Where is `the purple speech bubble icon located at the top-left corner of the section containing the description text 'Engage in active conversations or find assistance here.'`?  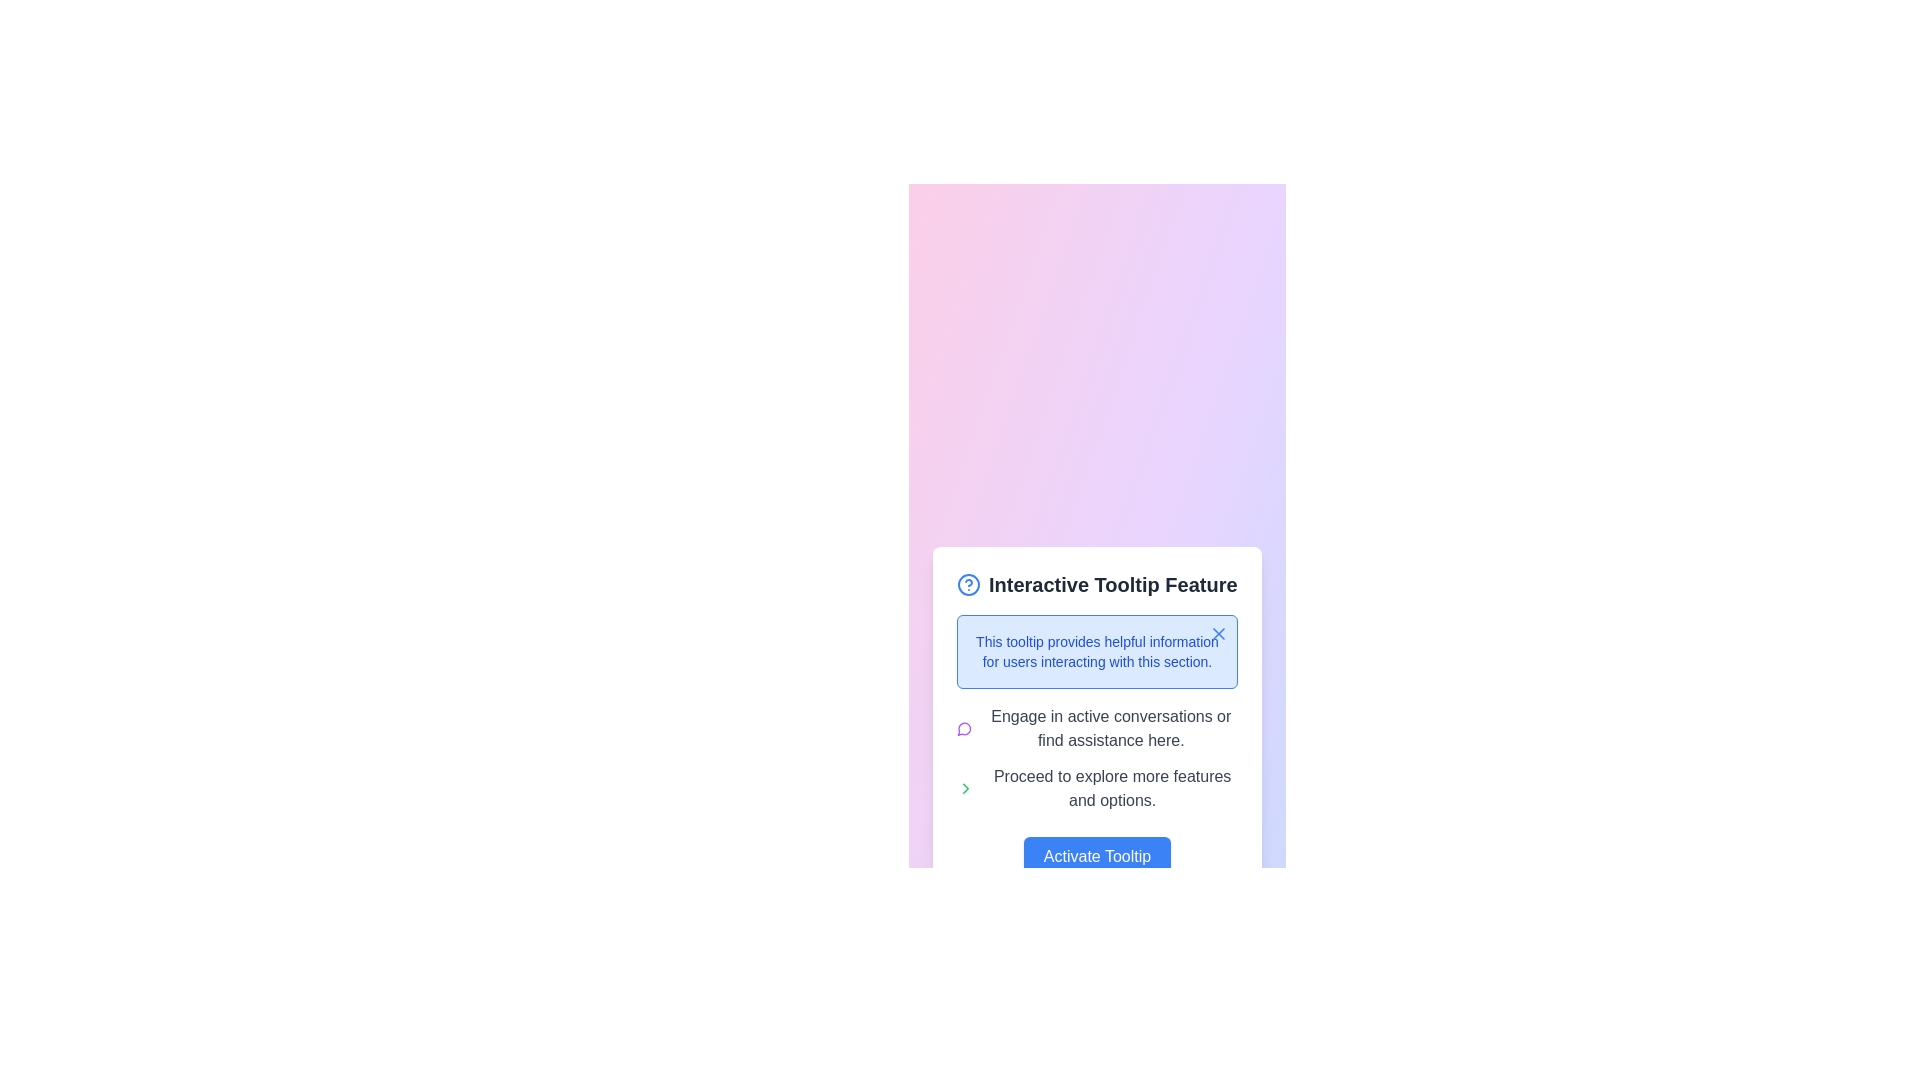
the purple speech bubble icon located at the top-left corner of the section containing the description text 'Engage in active conversations or find assistance here.' is located at coordinates (964, 729).